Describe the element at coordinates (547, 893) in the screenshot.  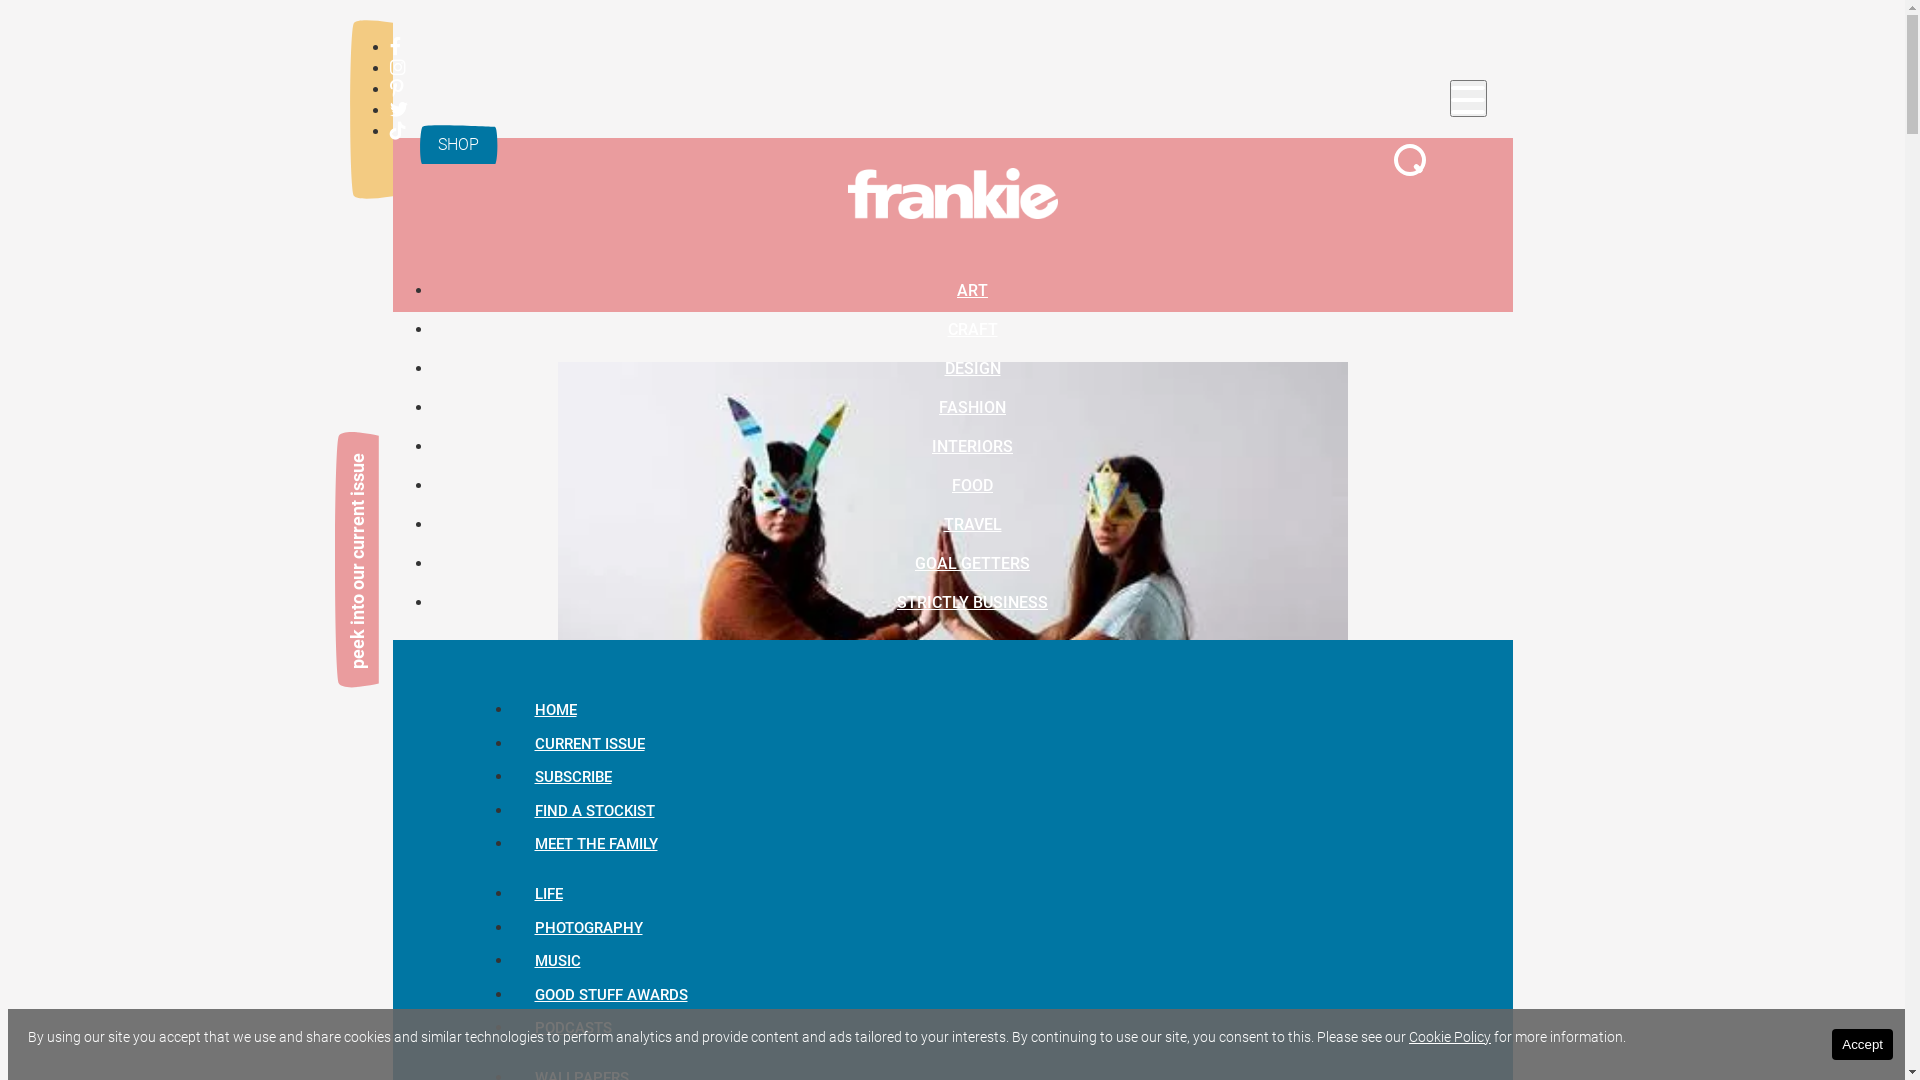
I see `'LIFE'` at that location.